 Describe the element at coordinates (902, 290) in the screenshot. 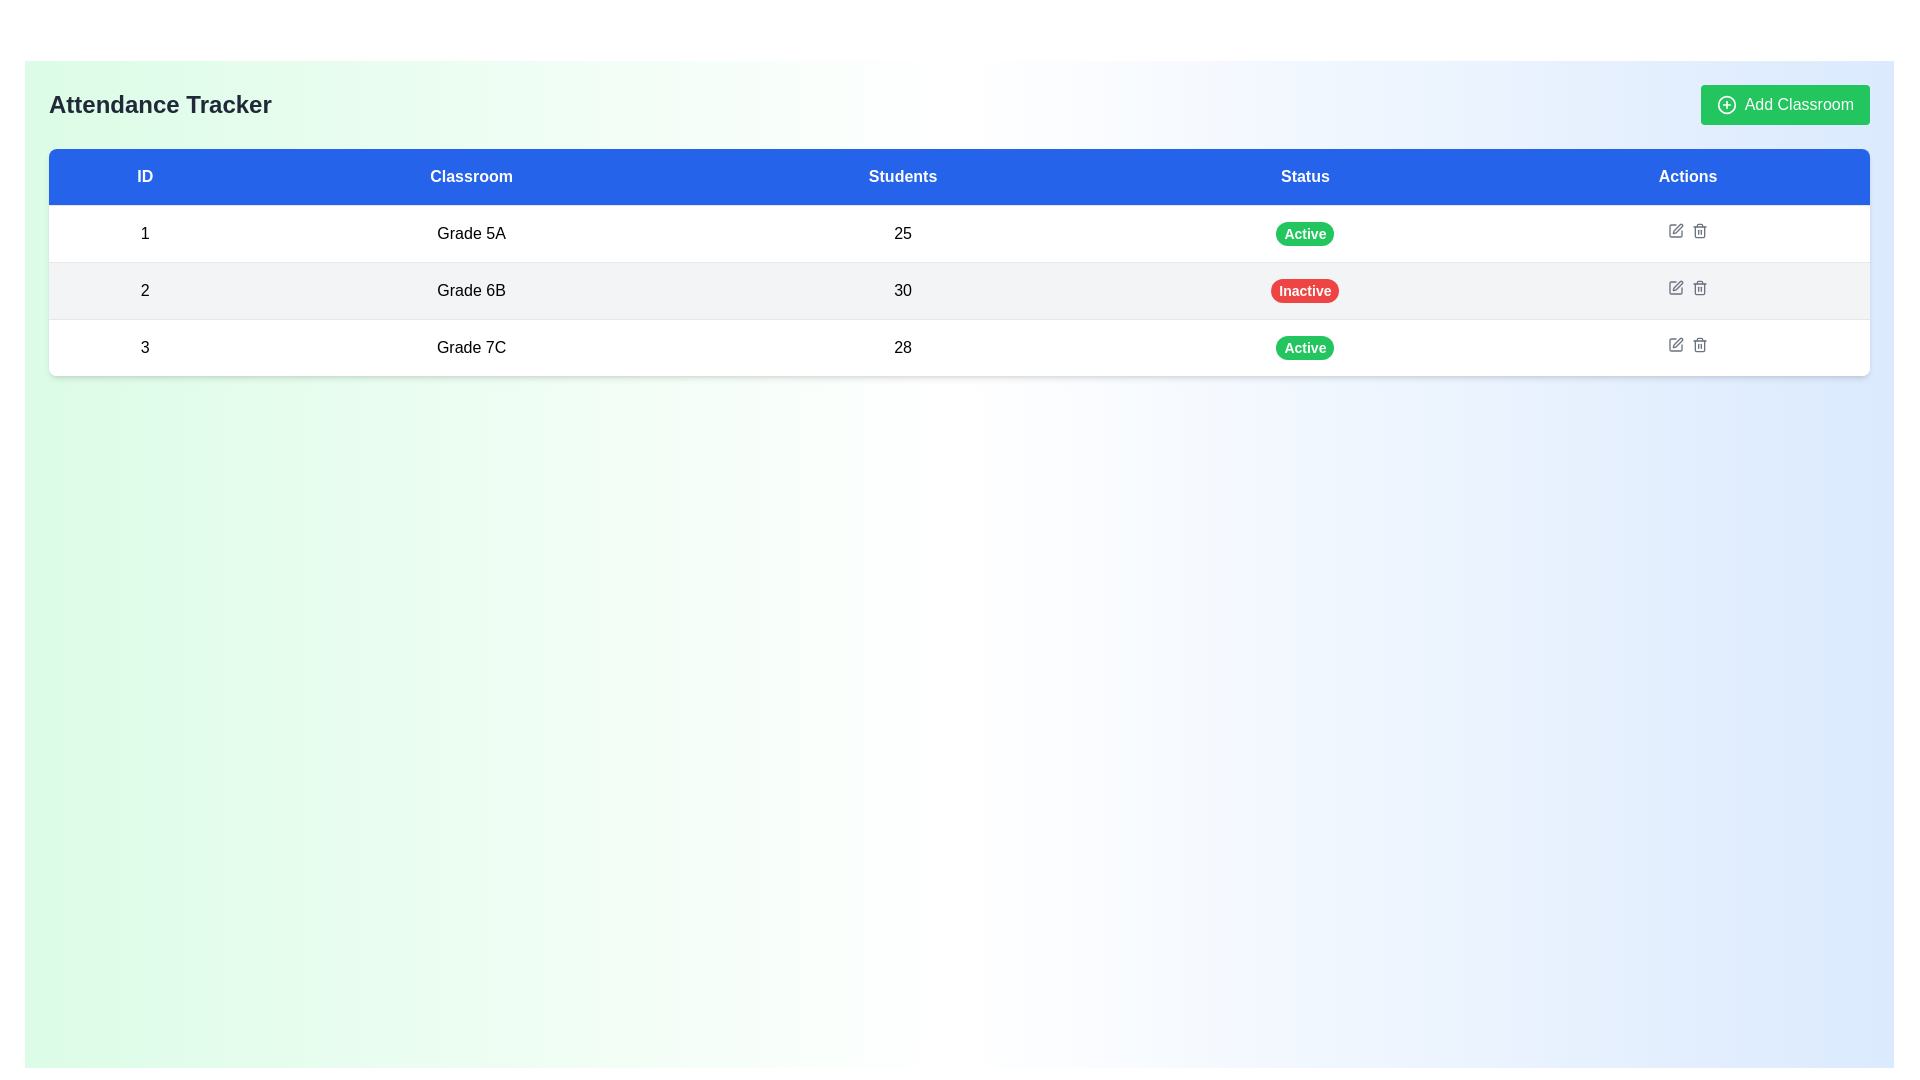

I see `the read-only text displaying the number of students associated with the class 'Grade 6B', which is located in the third column of the table beneath 'Grade 5A' and above 'Grade 7C'` at that location.